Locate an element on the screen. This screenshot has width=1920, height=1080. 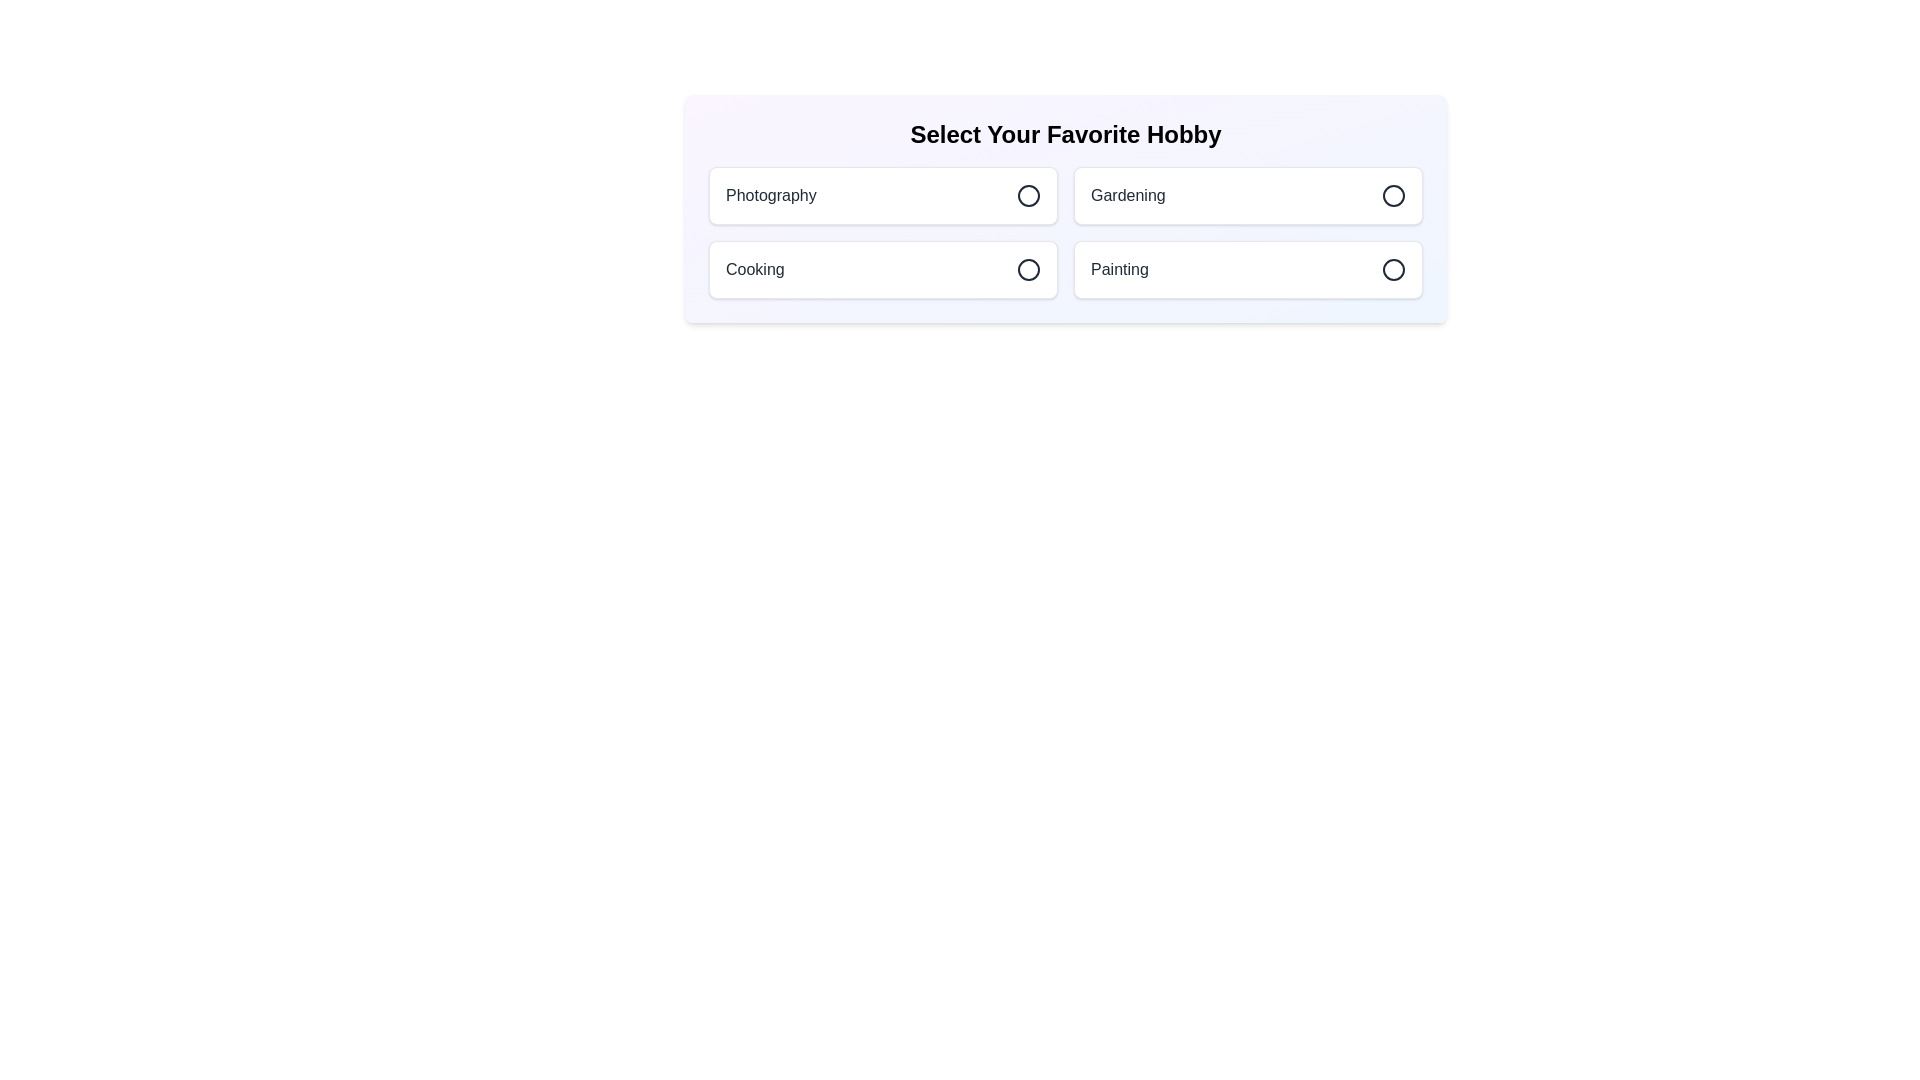
the 'Gardening' text label, which is displayed in a bold font and is the second option in the top row of a selectable grid layout is located at coordinates (1128, 196).